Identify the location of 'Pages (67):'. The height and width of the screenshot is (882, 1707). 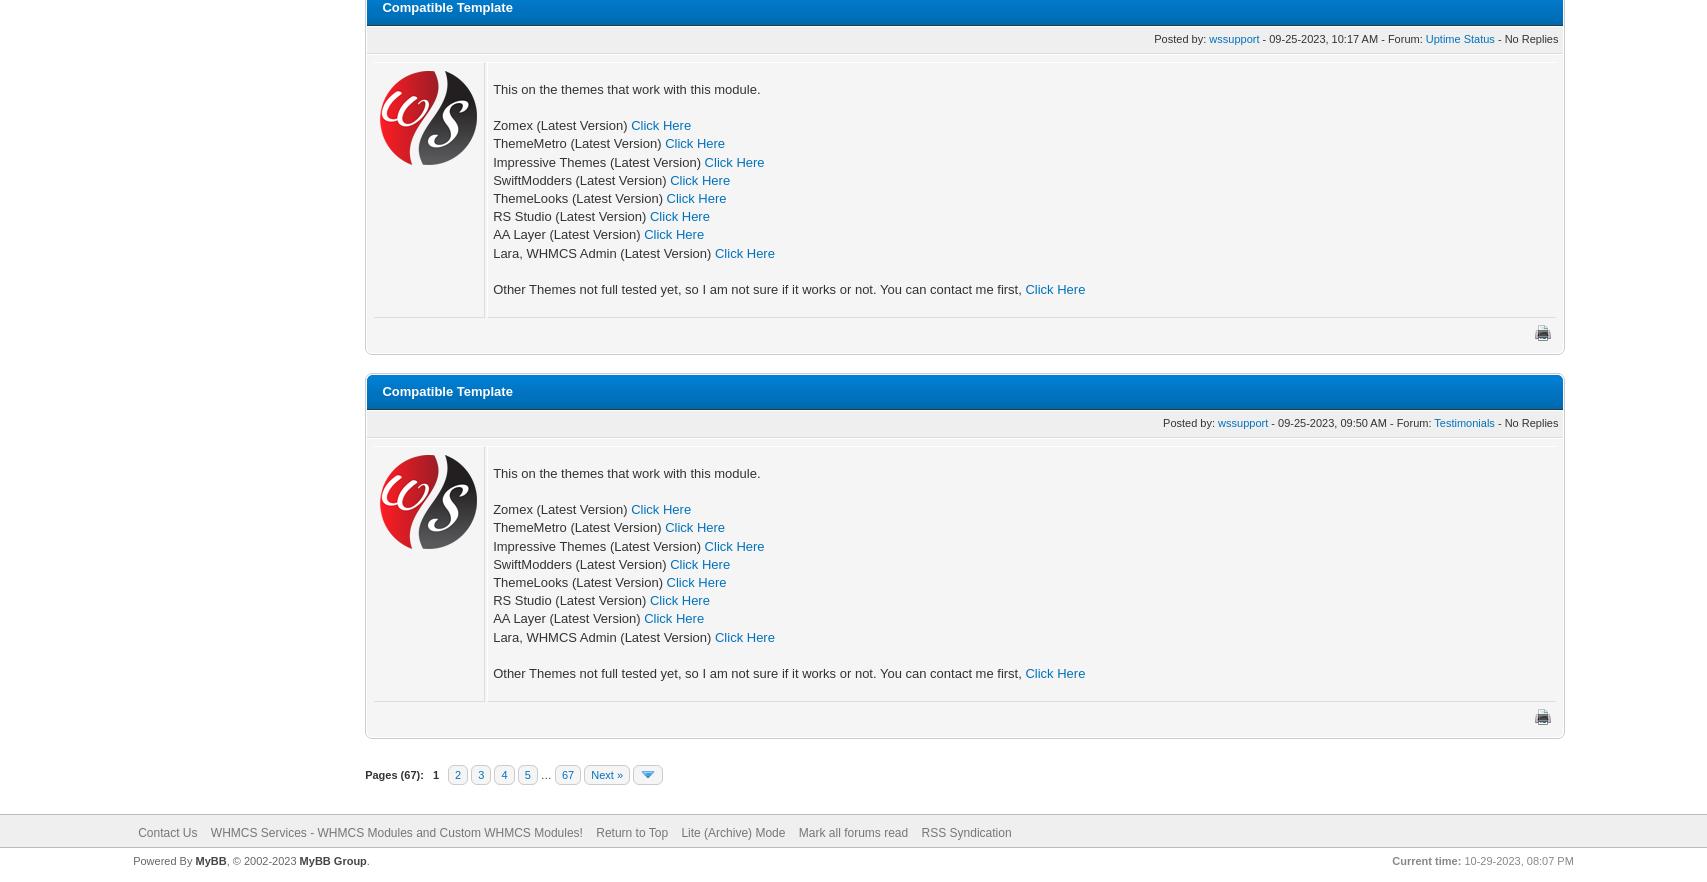
(393, 775).